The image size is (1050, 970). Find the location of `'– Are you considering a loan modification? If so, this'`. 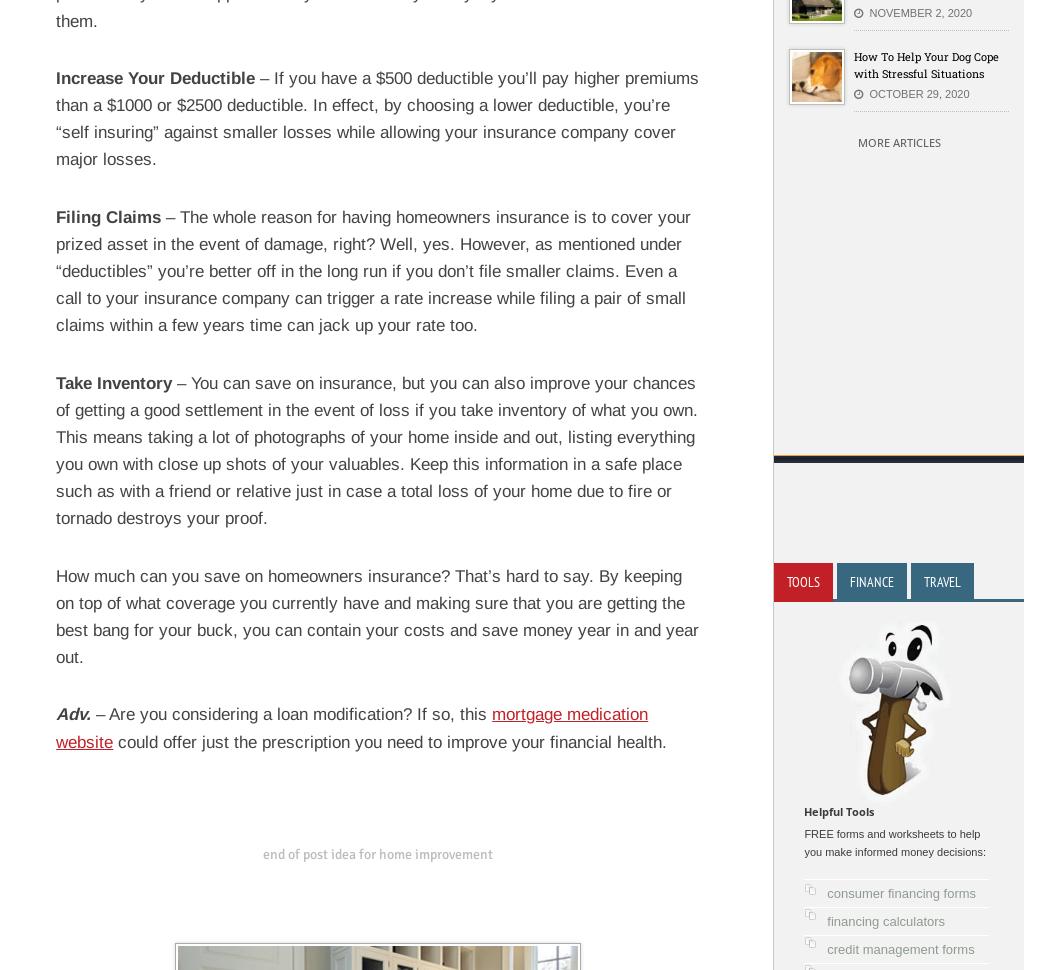

'– Are you considering a loan modification? If so, this' is located at coordinates (293, 714).